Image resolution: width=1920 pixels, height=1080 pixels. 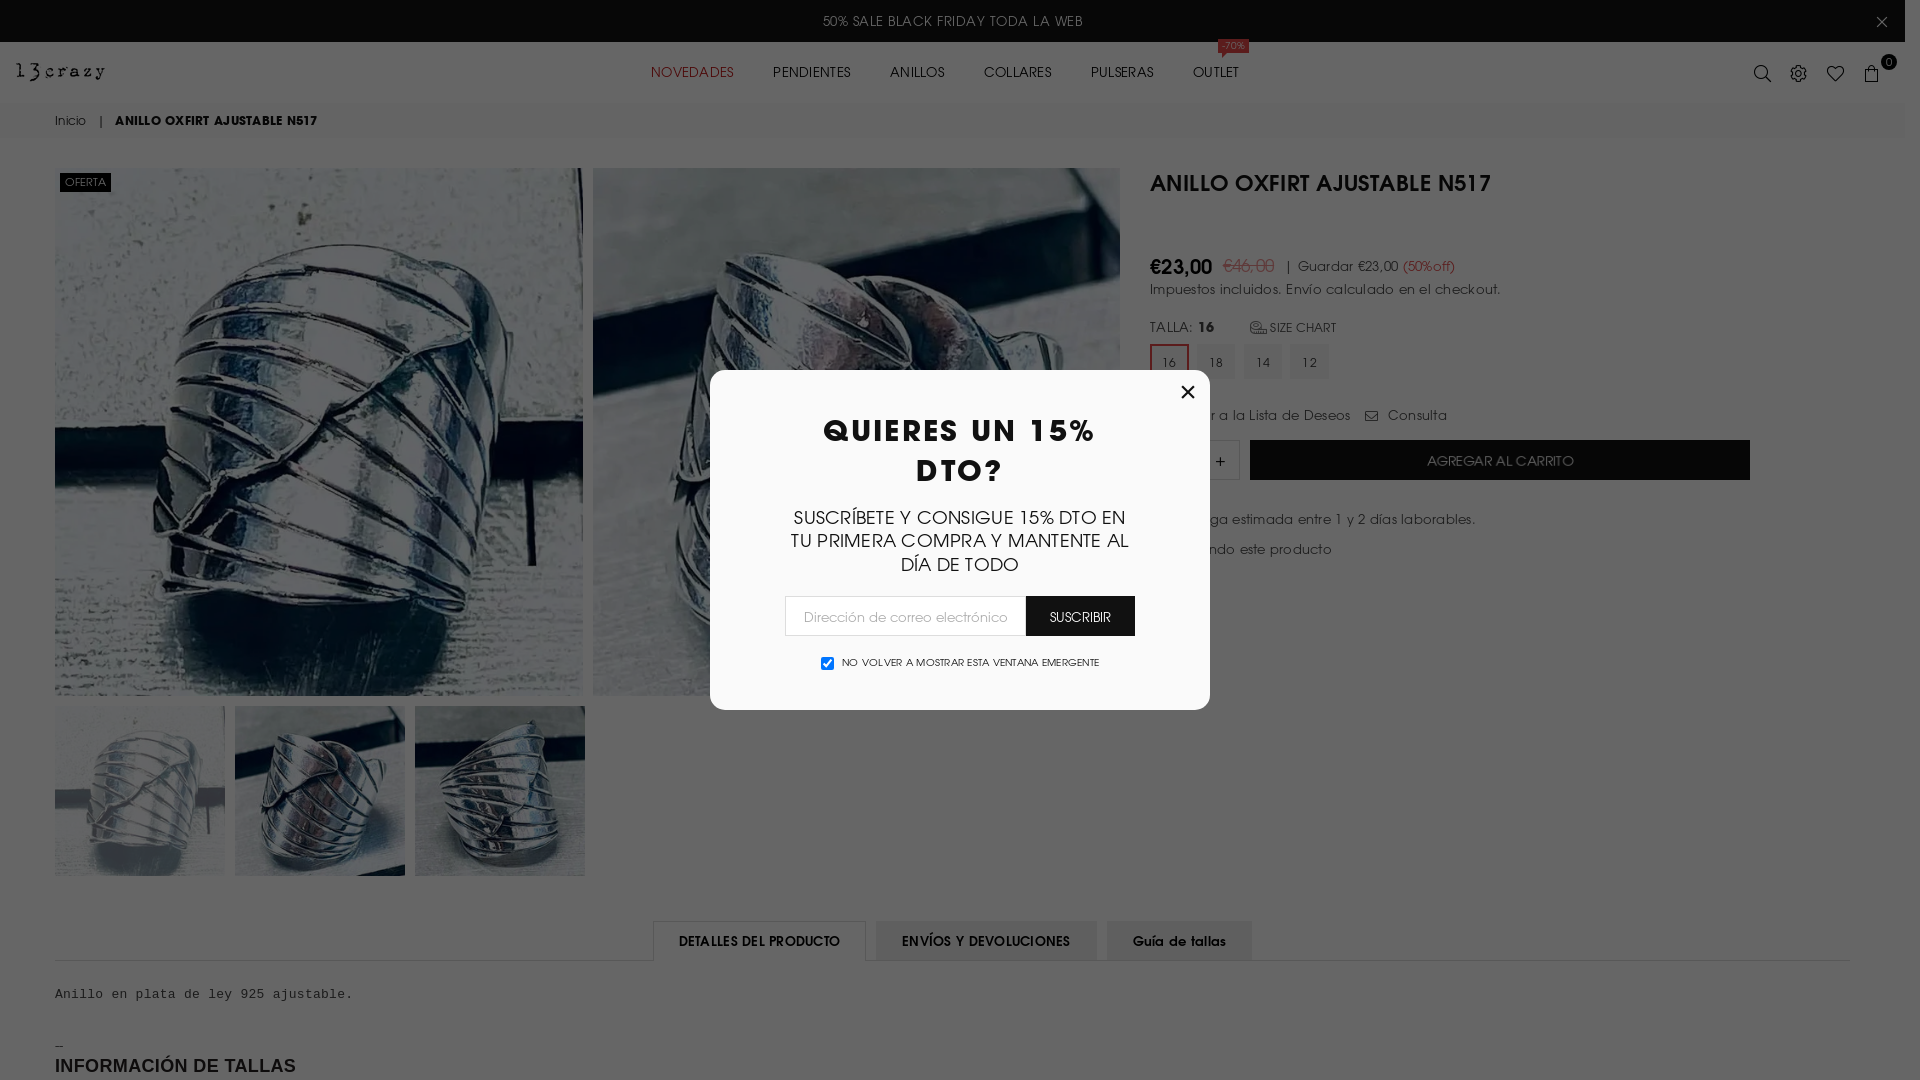 I want to click on 'SIZE CHART', so click(x=1292, y=326).